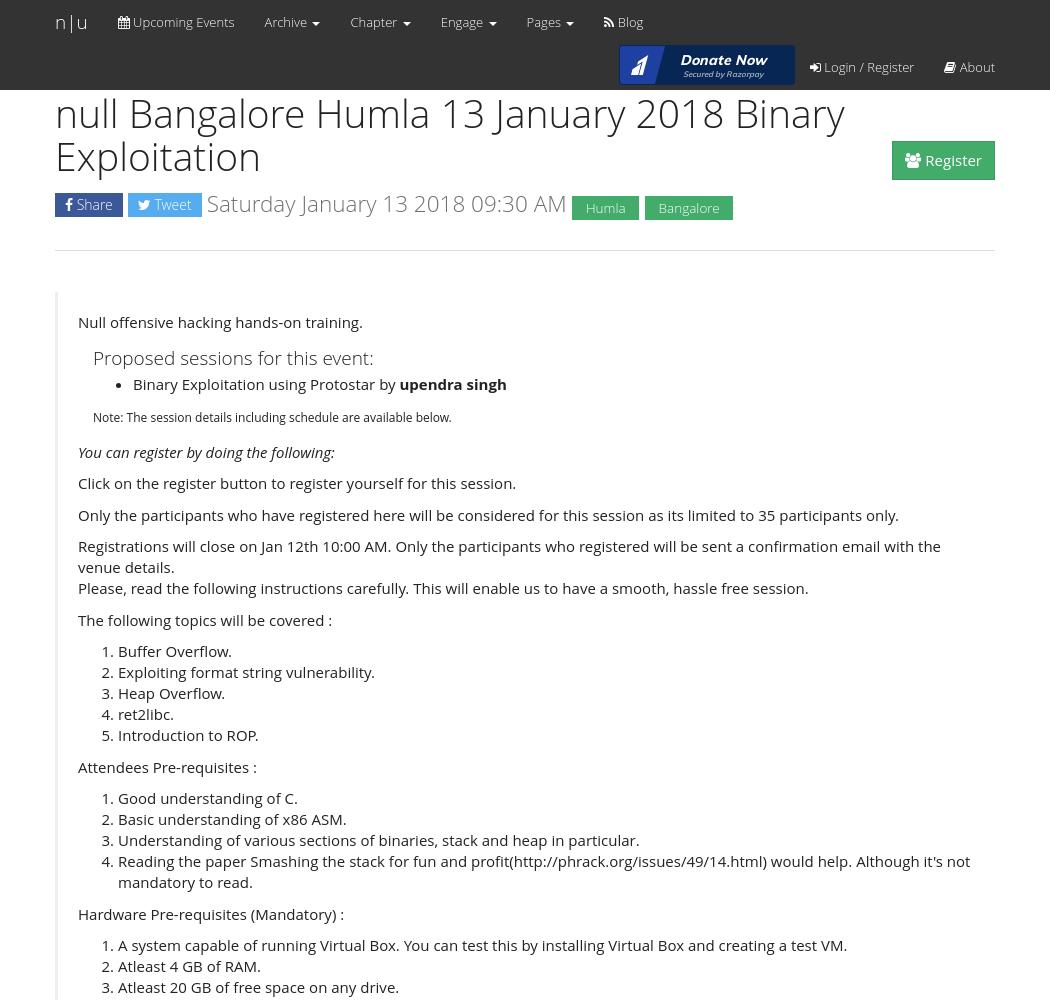 The width and height of the screenshot is (1050, 1000). What do you see at coordinates (865, 66) in the screenshot?
I see `'Login / Register'` at bounding box center [865, 66].